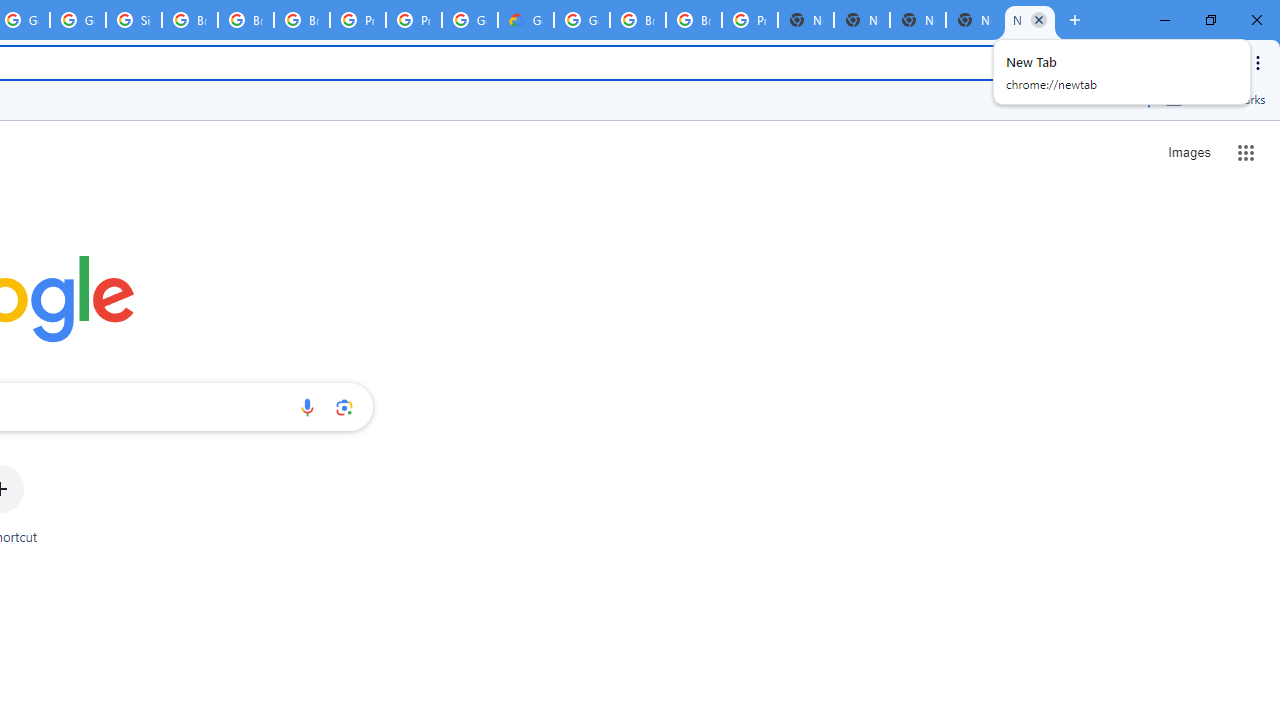  I want to click on 'Sign in - Google Accounts', so click(133, 20).